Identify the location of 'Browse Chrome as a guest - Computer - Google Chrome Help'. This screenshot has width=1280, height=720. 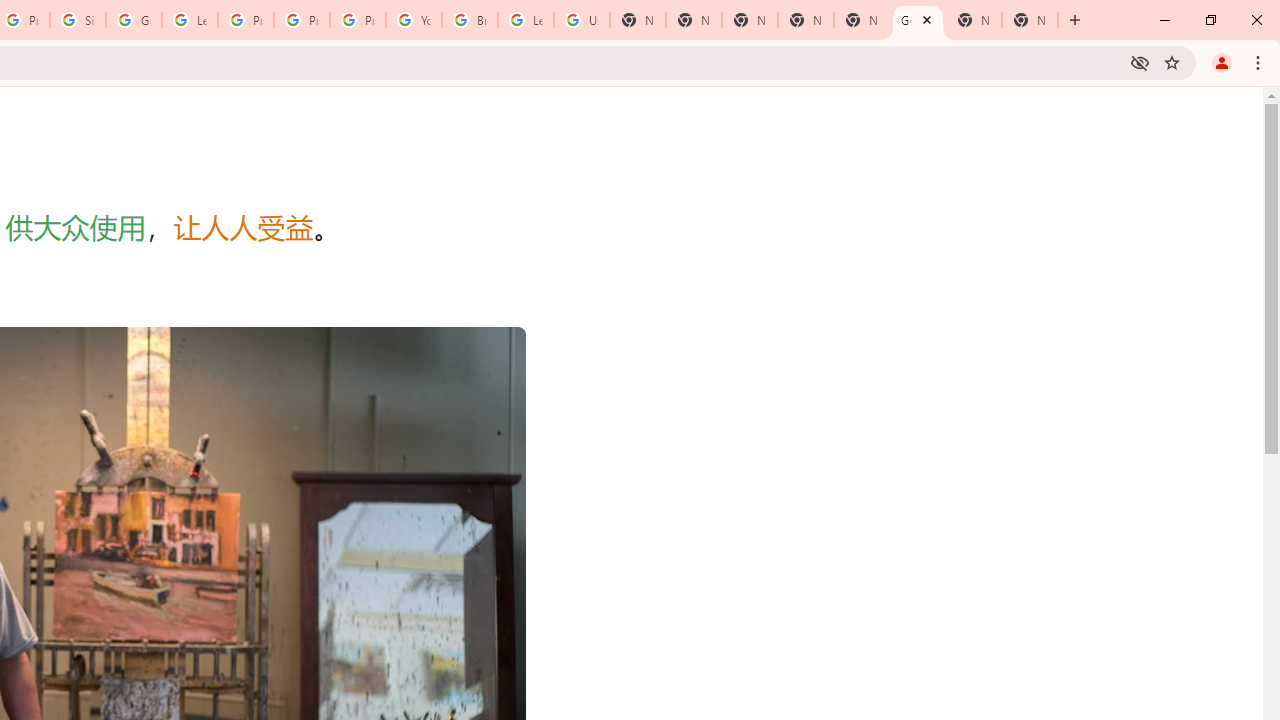
(468, 20).